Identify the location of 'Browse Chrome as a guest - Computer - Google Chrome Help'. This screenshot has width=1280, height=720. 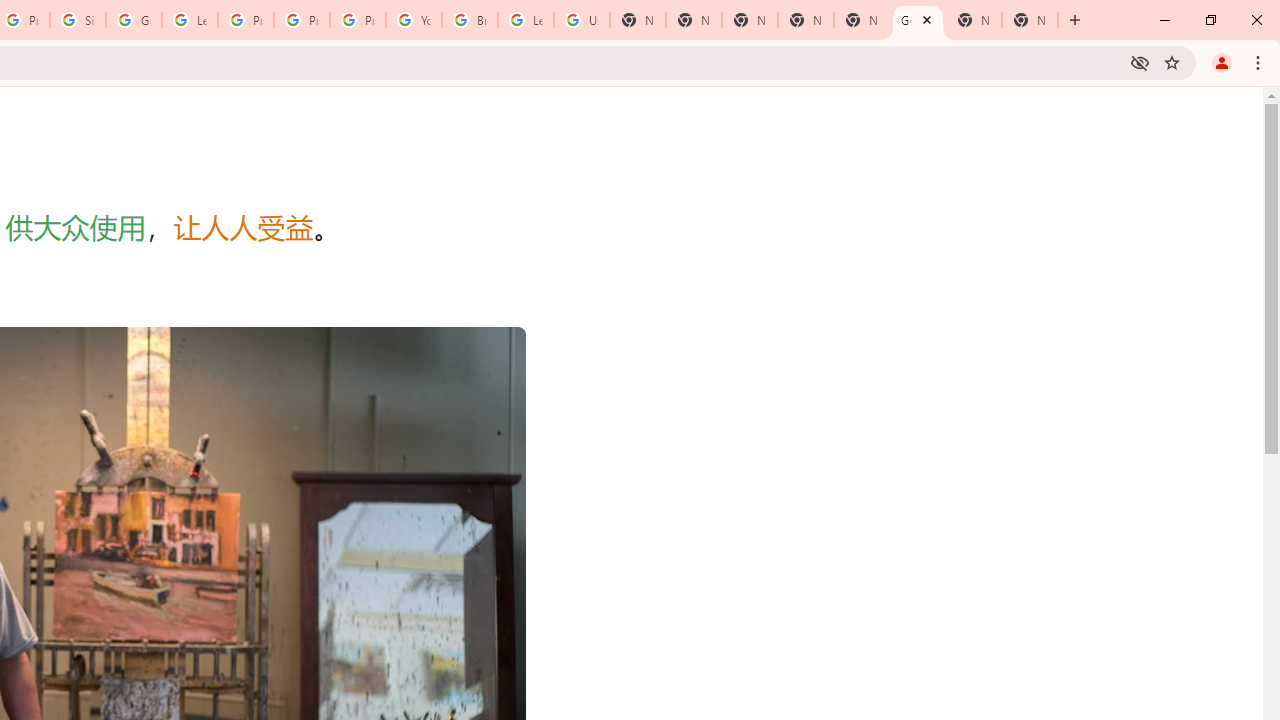
(468, 20).